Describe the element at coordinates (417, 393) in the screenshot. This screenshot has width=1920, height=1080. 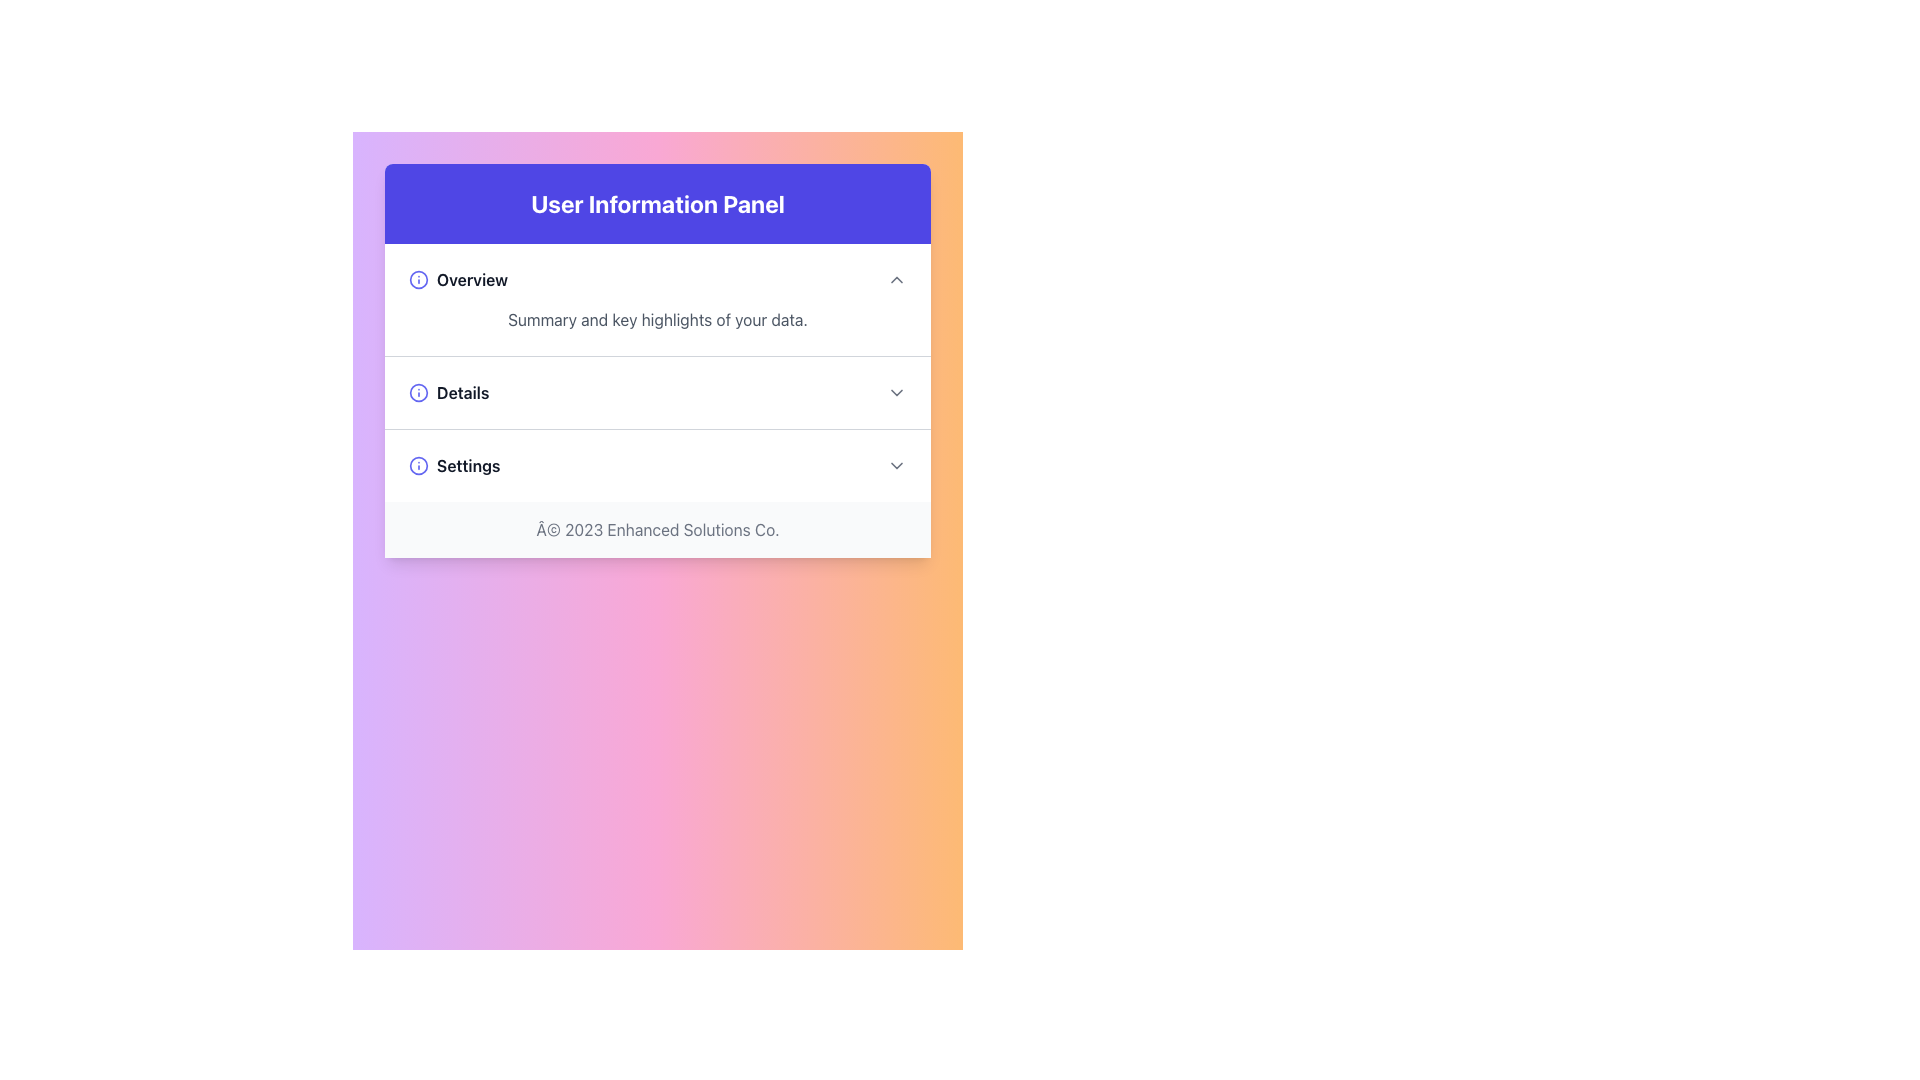
I see `the informational icon located to the immediate left of the 'Details' text in the vertical list of items` at that location.